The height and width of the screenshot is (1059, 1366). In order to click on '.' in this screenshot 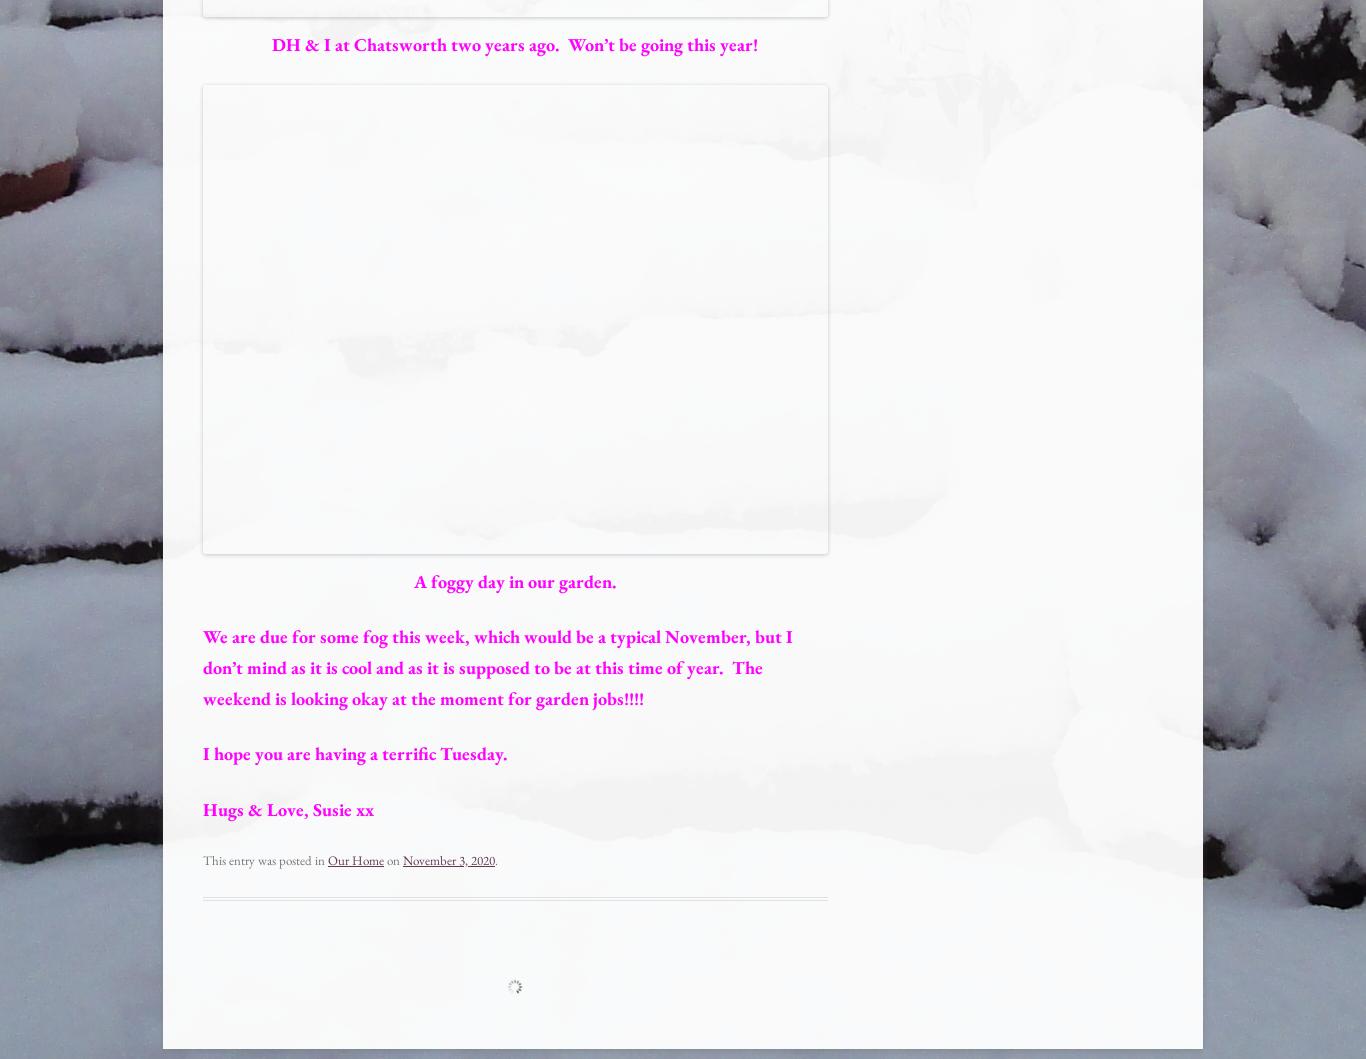, I will do `click(496, 859)`.